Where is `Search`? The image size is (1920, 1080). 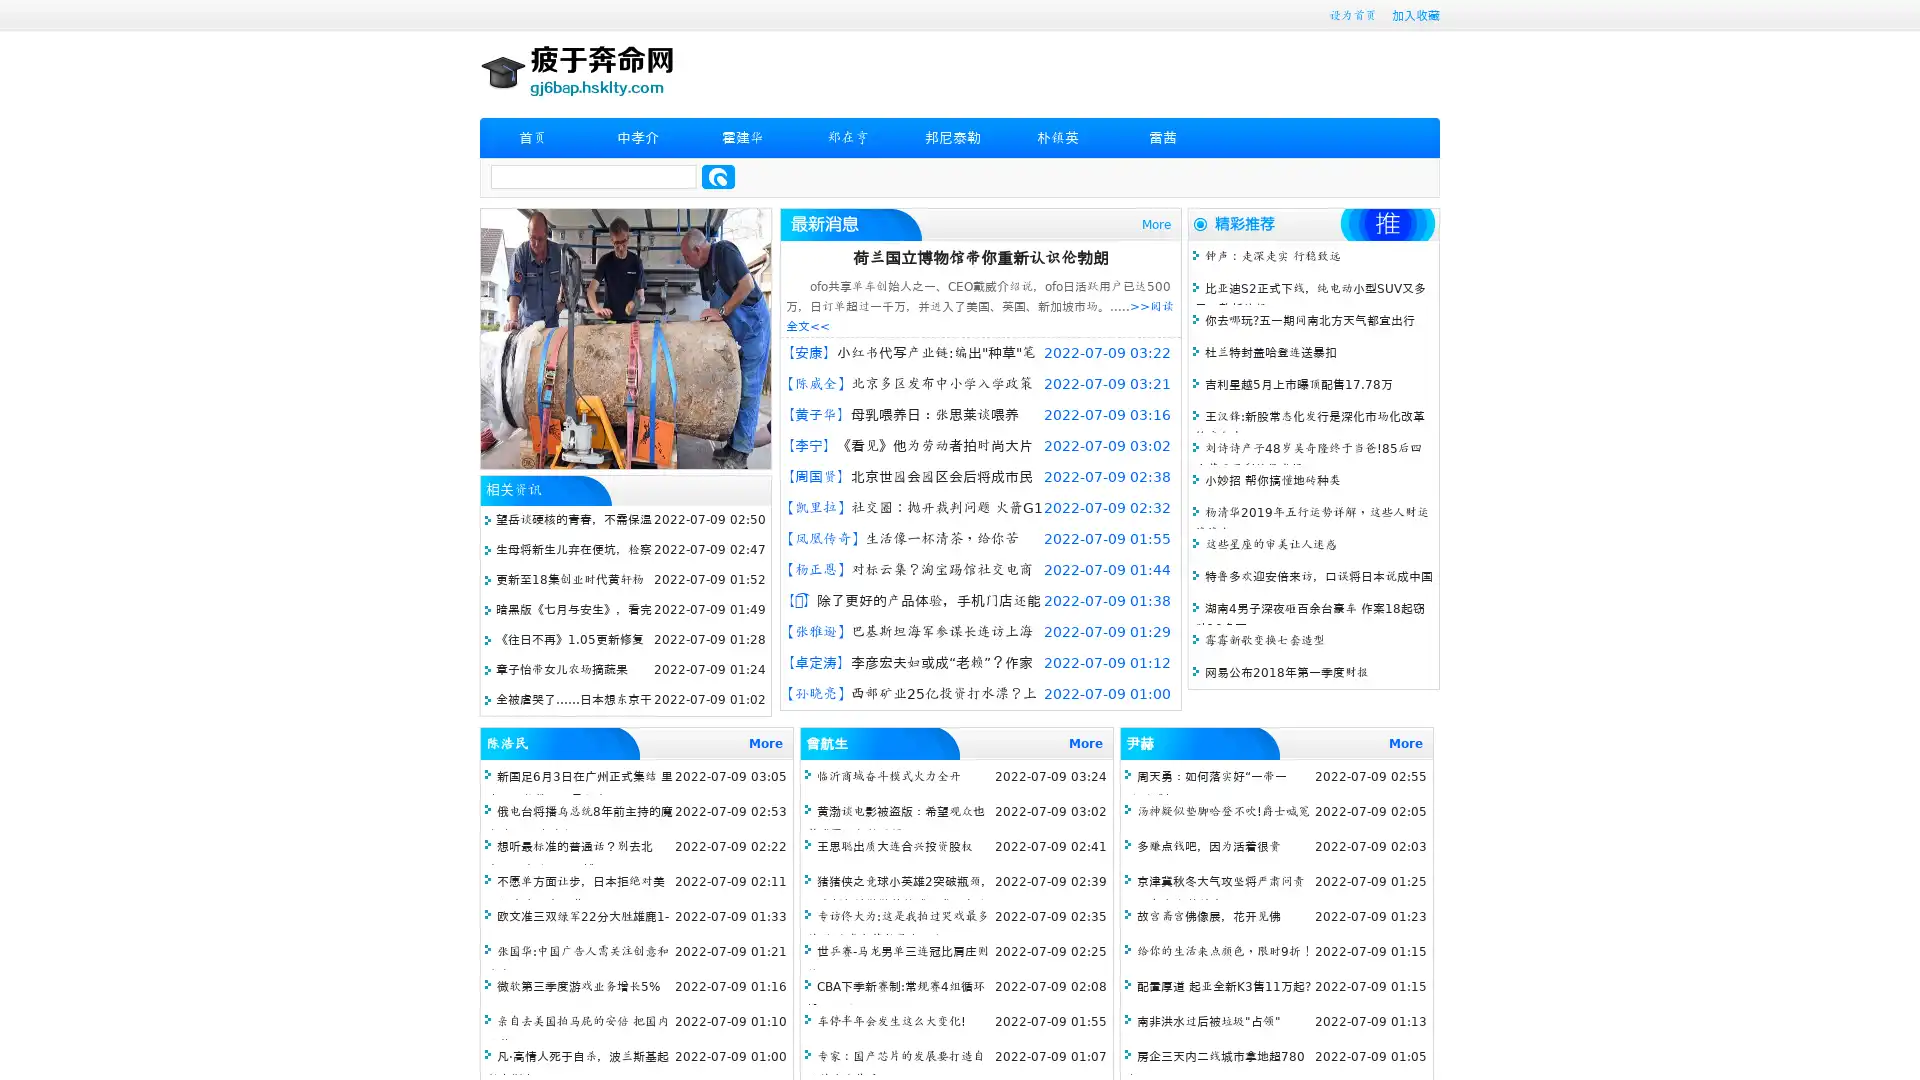 Search is located at coordinates (718, 176).